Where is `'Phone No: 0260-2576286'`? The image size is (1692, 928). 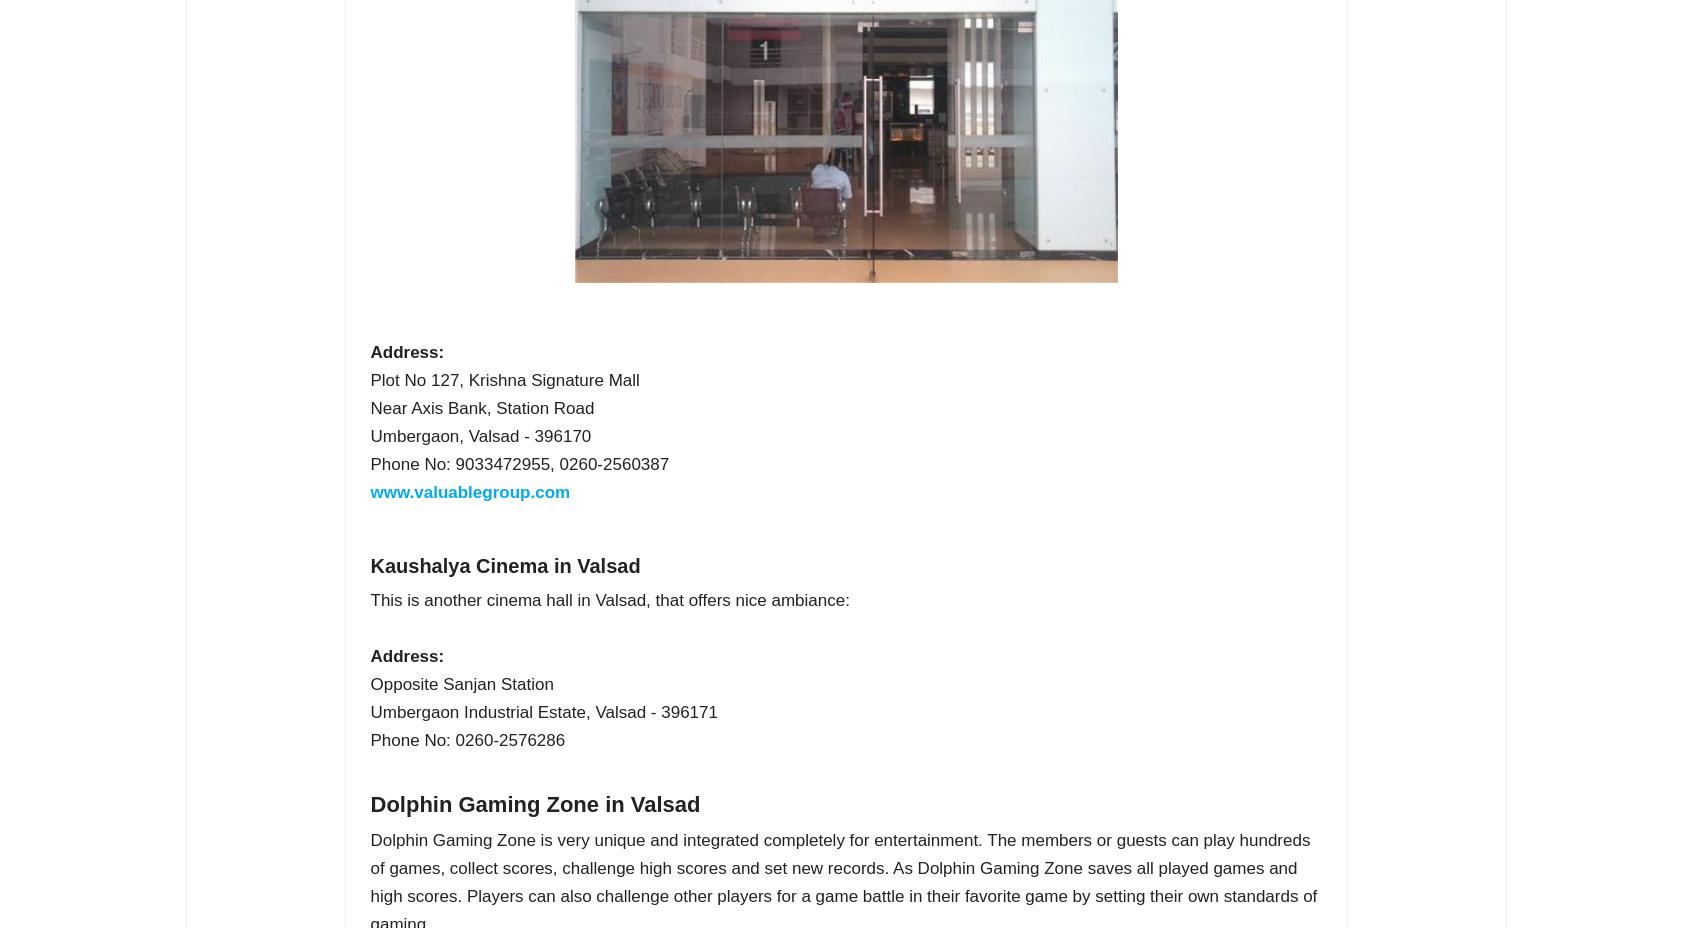 'Phone No: 0260-2576286' is located at coordinates (466, 739).